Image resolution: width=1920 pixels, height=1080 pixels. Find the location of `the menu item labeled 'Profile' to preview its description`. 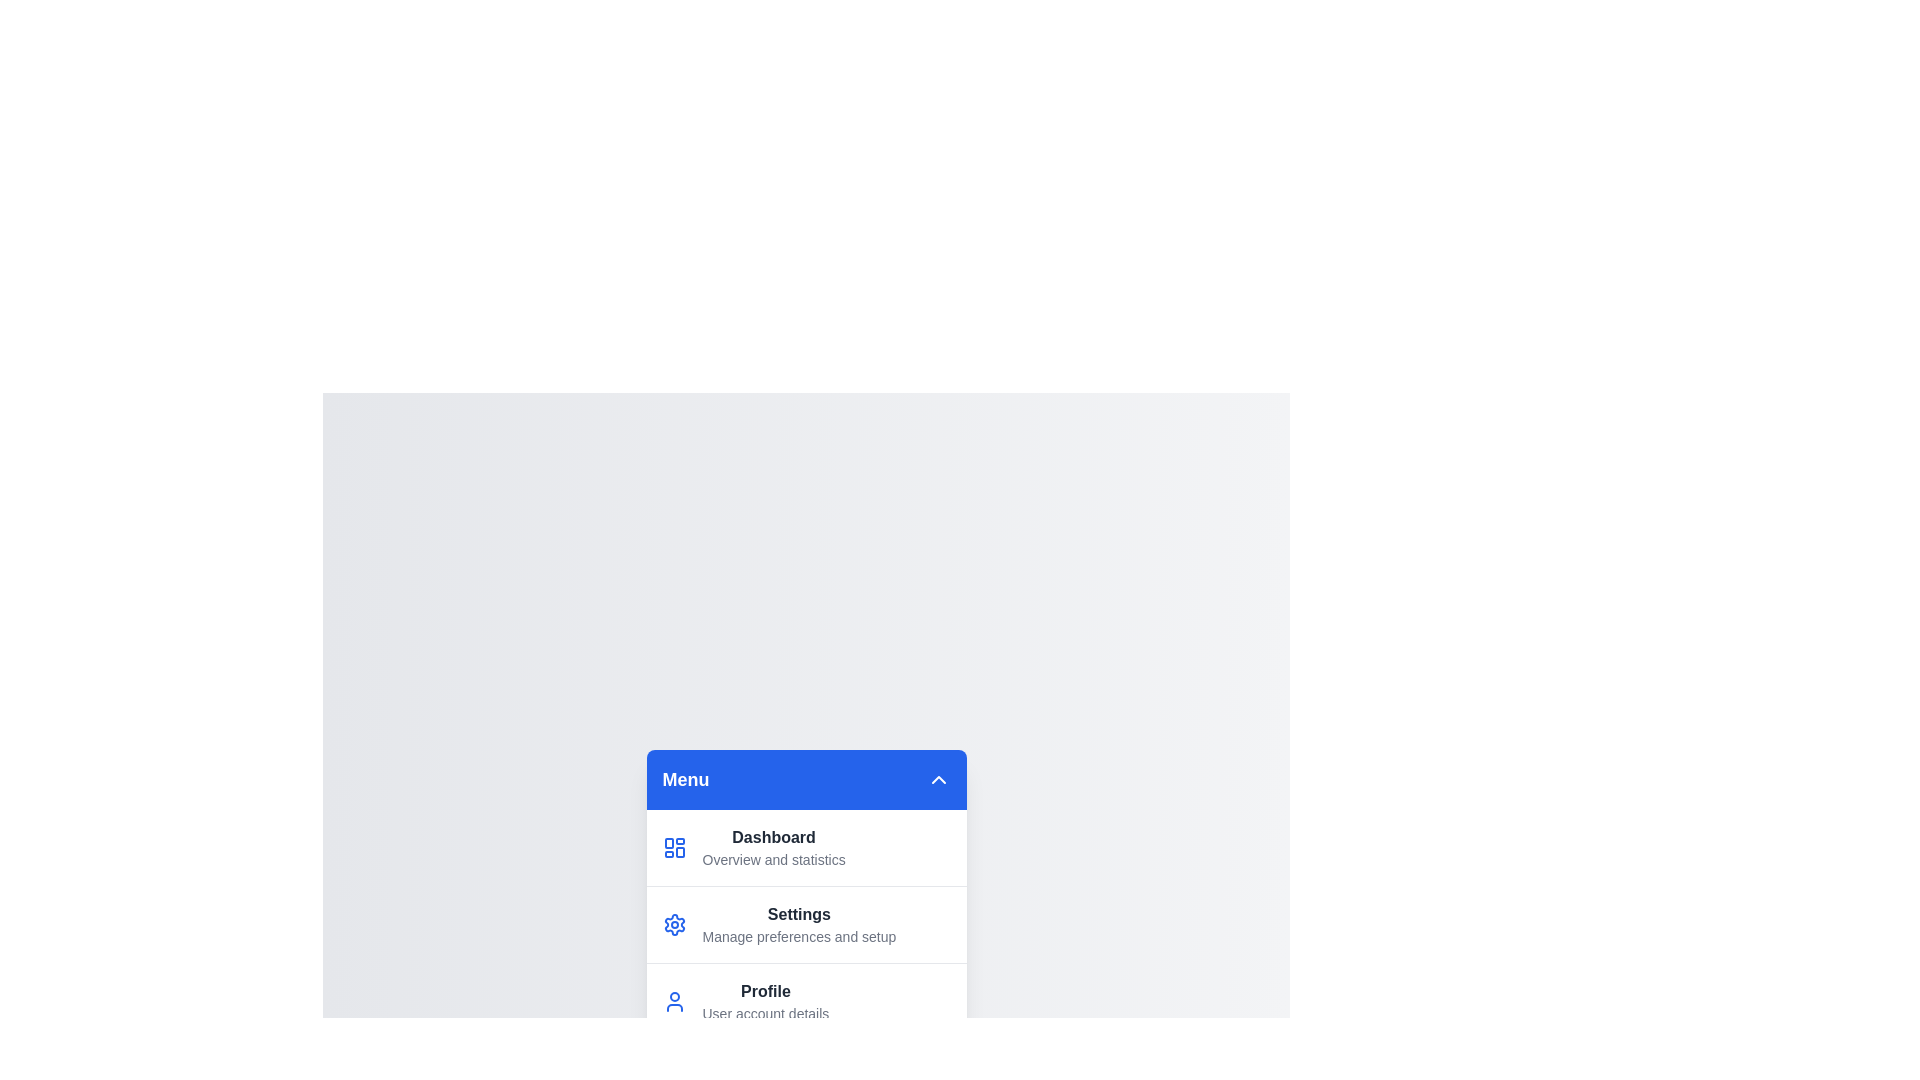

the menu item labeled 'Profile' to preview its description is located at coordinates (806, 1001).